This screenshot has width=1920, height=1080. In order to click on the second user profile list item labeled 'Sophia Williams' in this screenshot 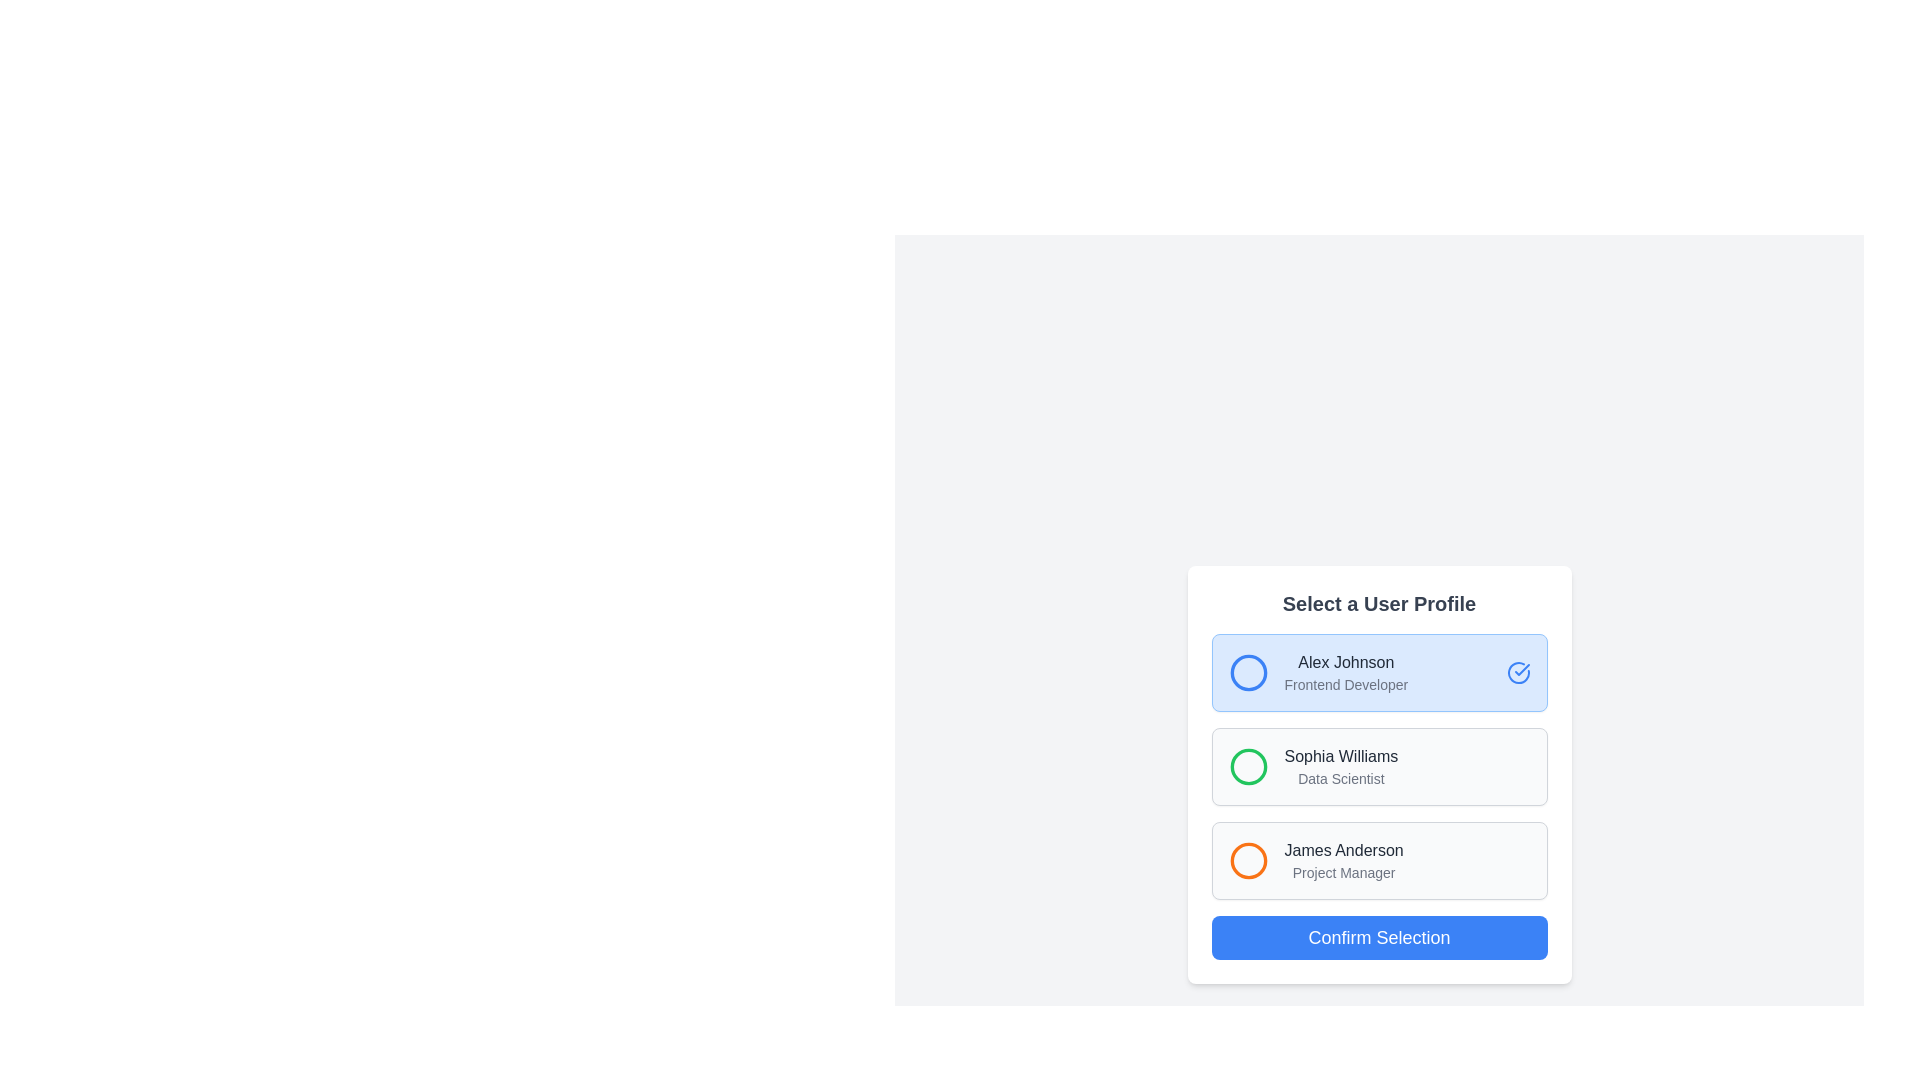, I will do `click(1378, 766)`.